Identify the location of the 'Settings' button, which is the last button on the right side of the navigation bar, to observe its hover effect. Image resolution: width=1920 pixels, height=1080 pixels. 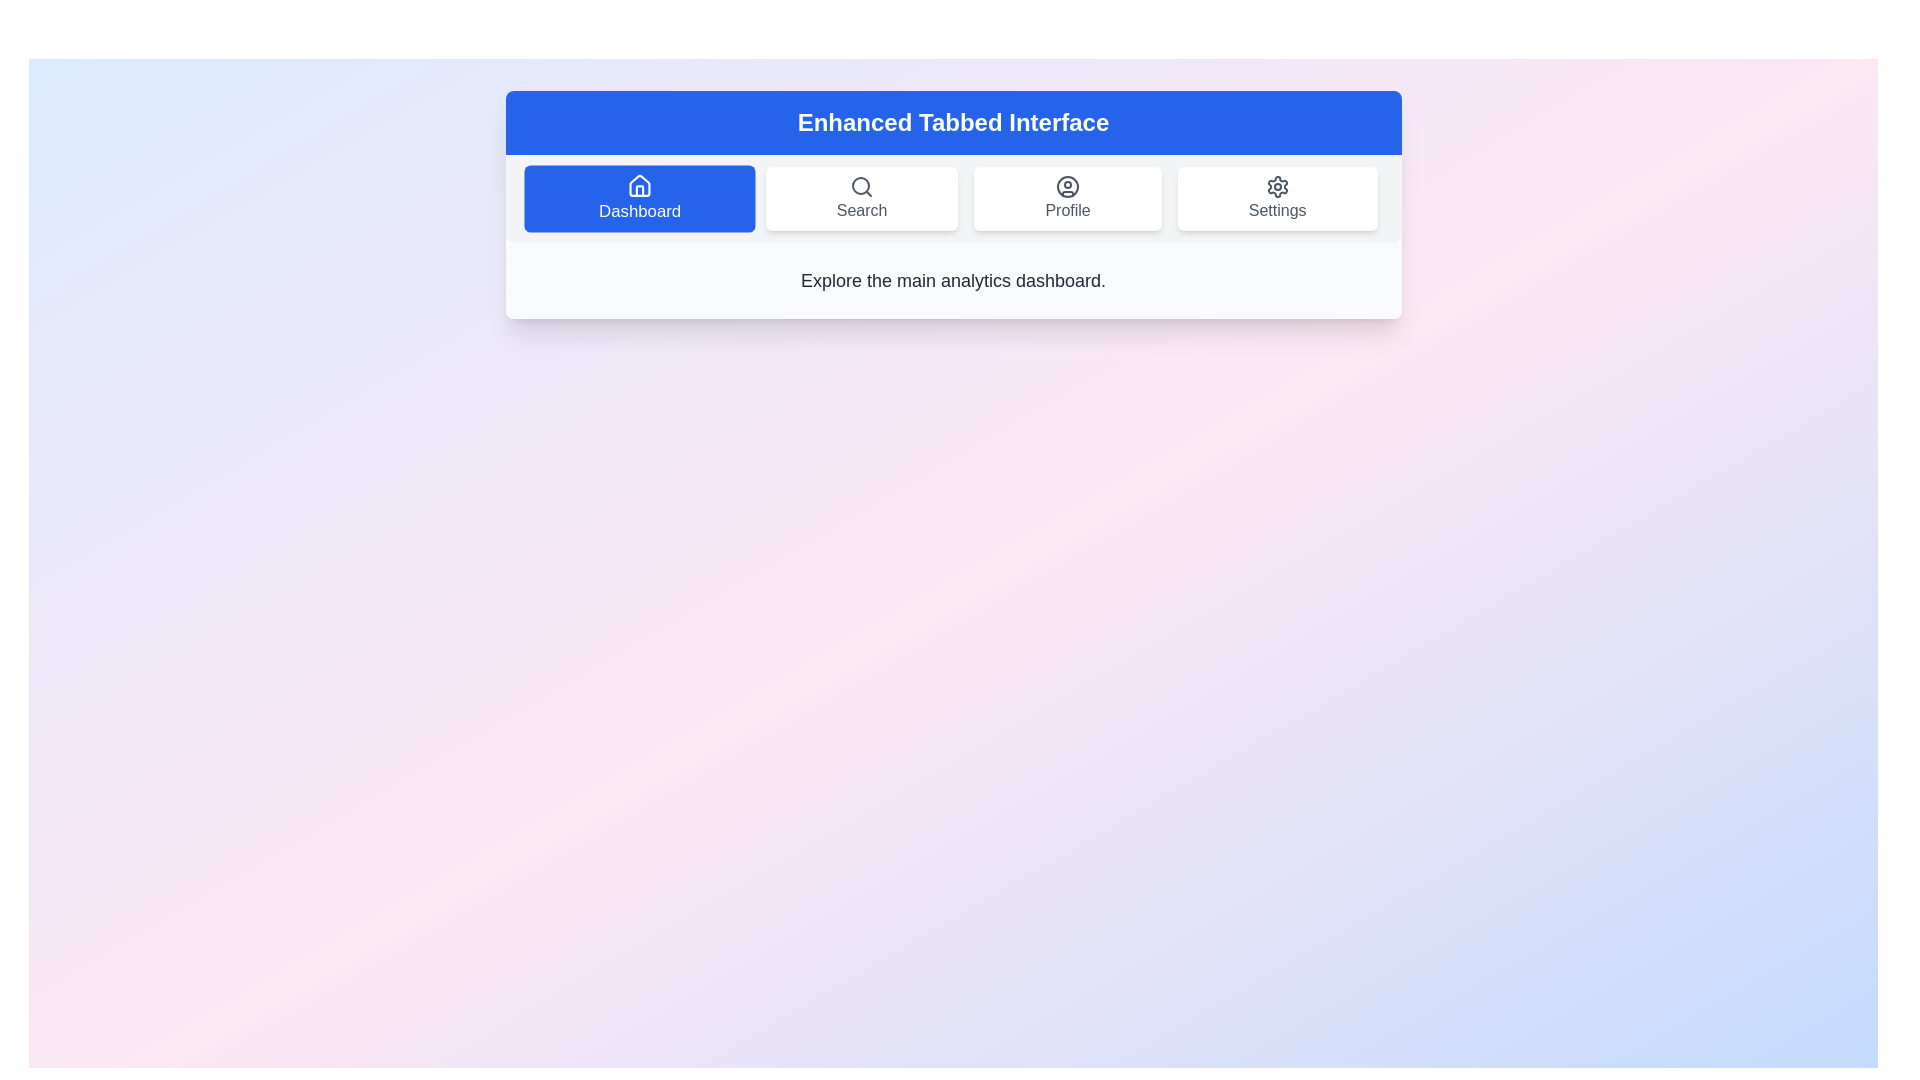
(1276, 199).